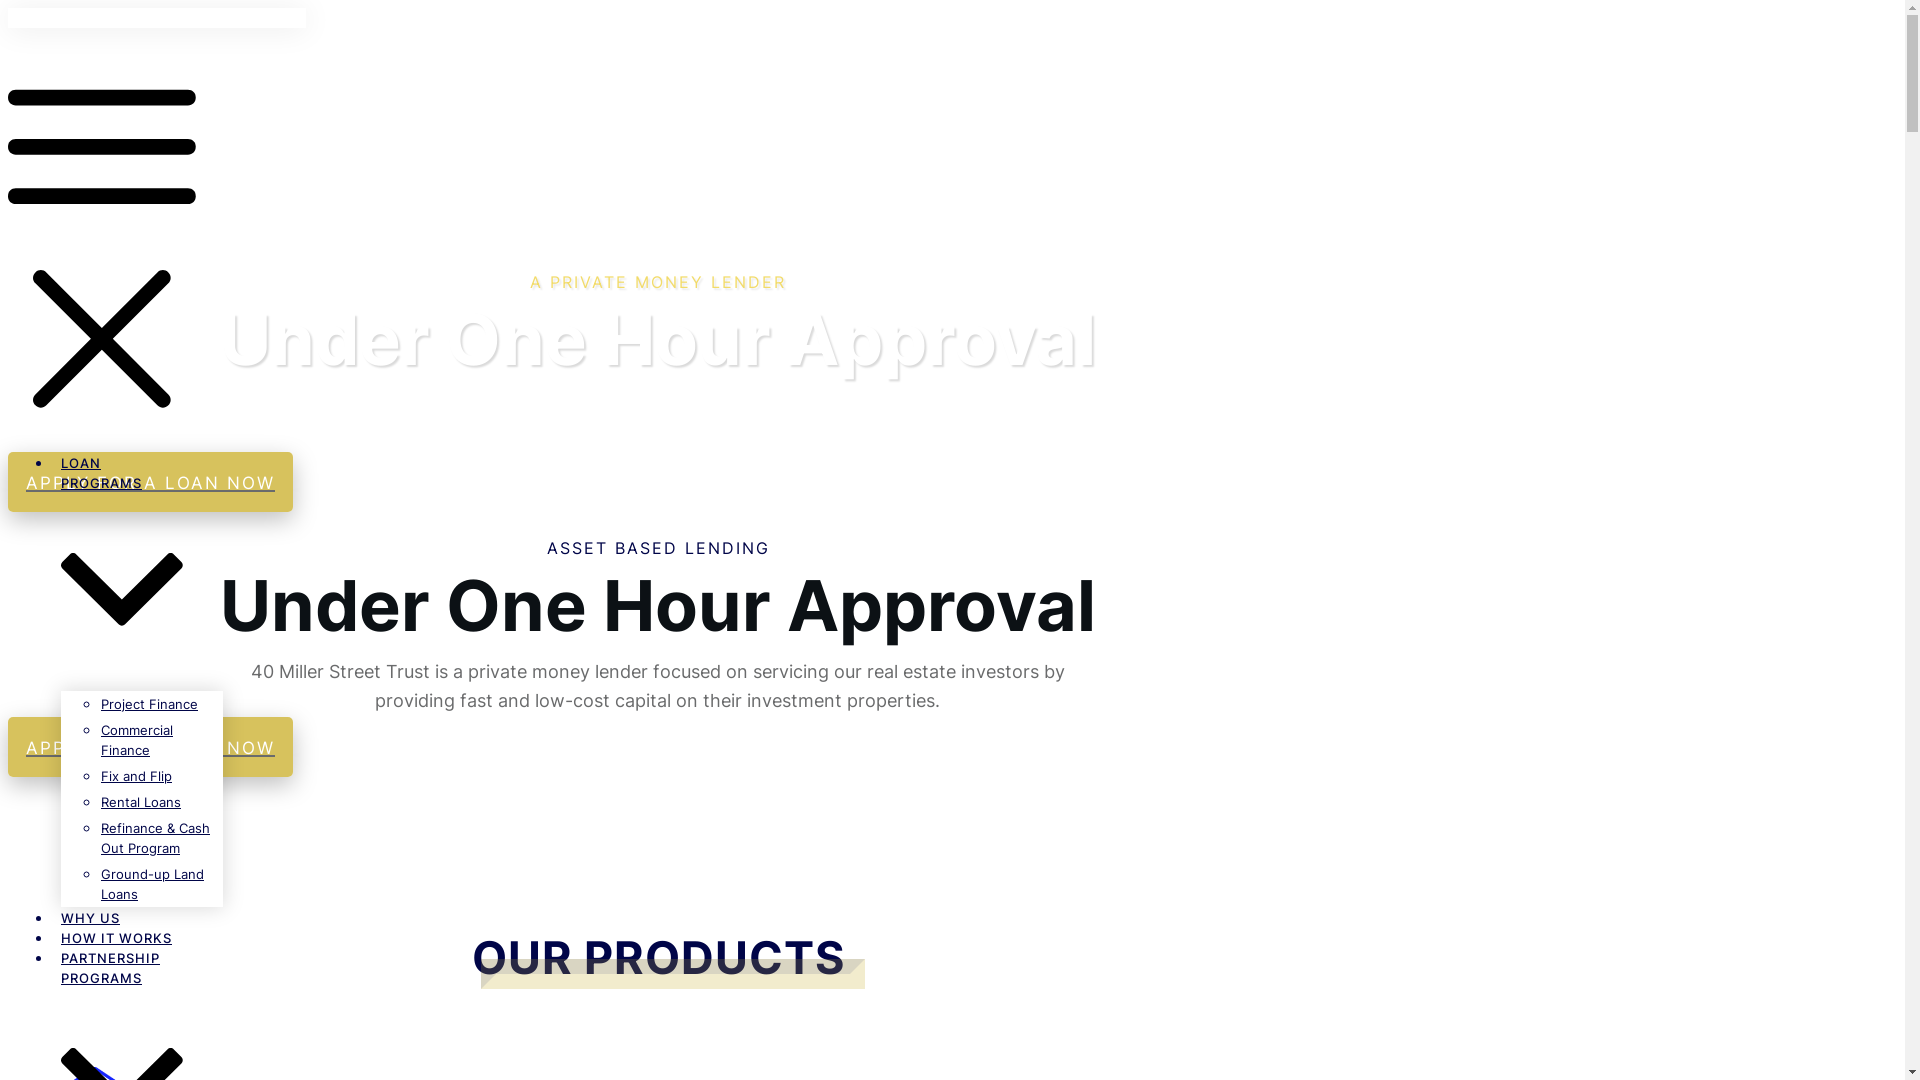 The width and height of the screenshot is (1920, 1080). I want to click on 'Refinance & Cash Out Program', so click(154, 837).